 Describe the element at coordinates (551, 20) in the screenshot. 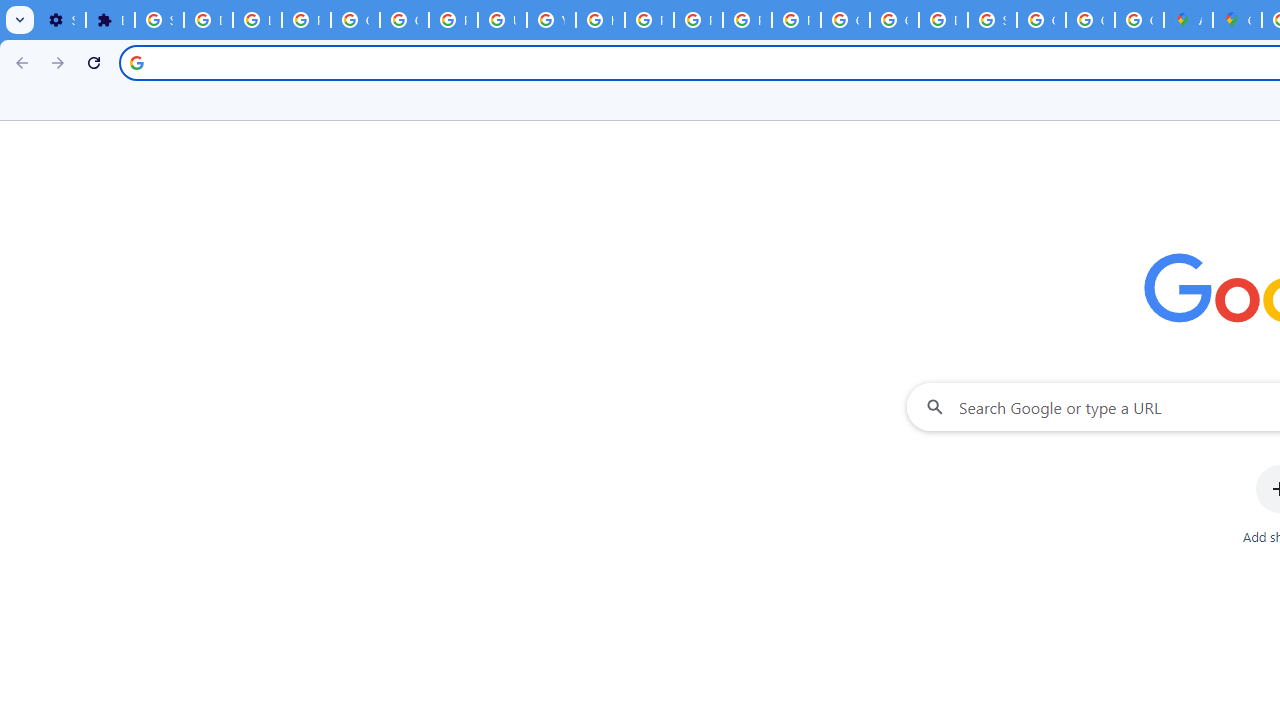

I see `'YouTube'` at that location.